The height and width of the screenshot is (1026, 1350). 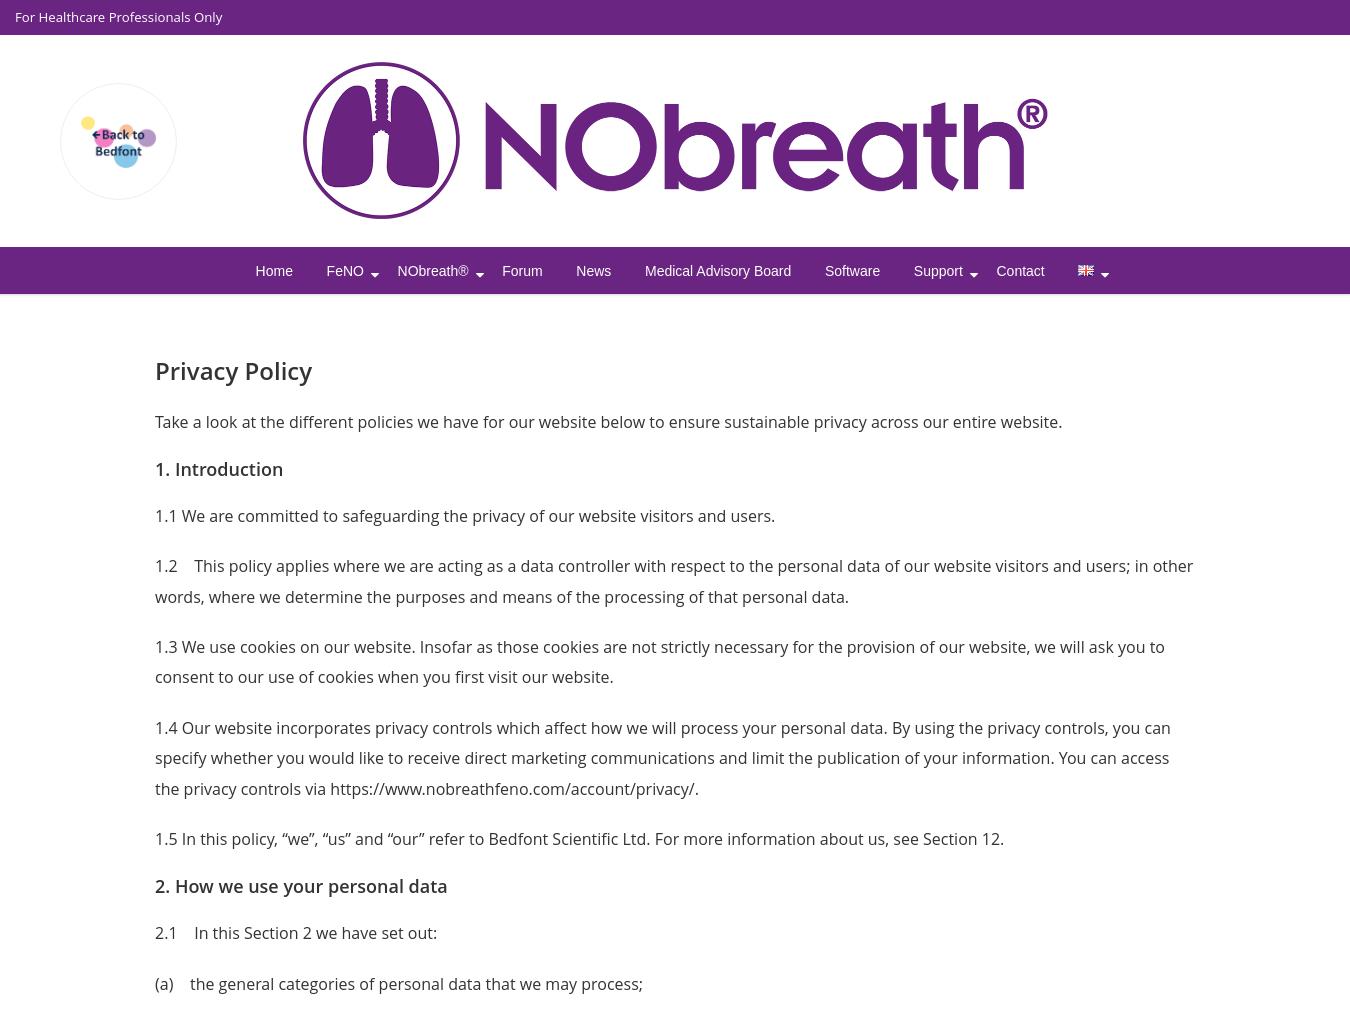 I want to click on 'Medical Advisory Board', so click(x=643, y=269).